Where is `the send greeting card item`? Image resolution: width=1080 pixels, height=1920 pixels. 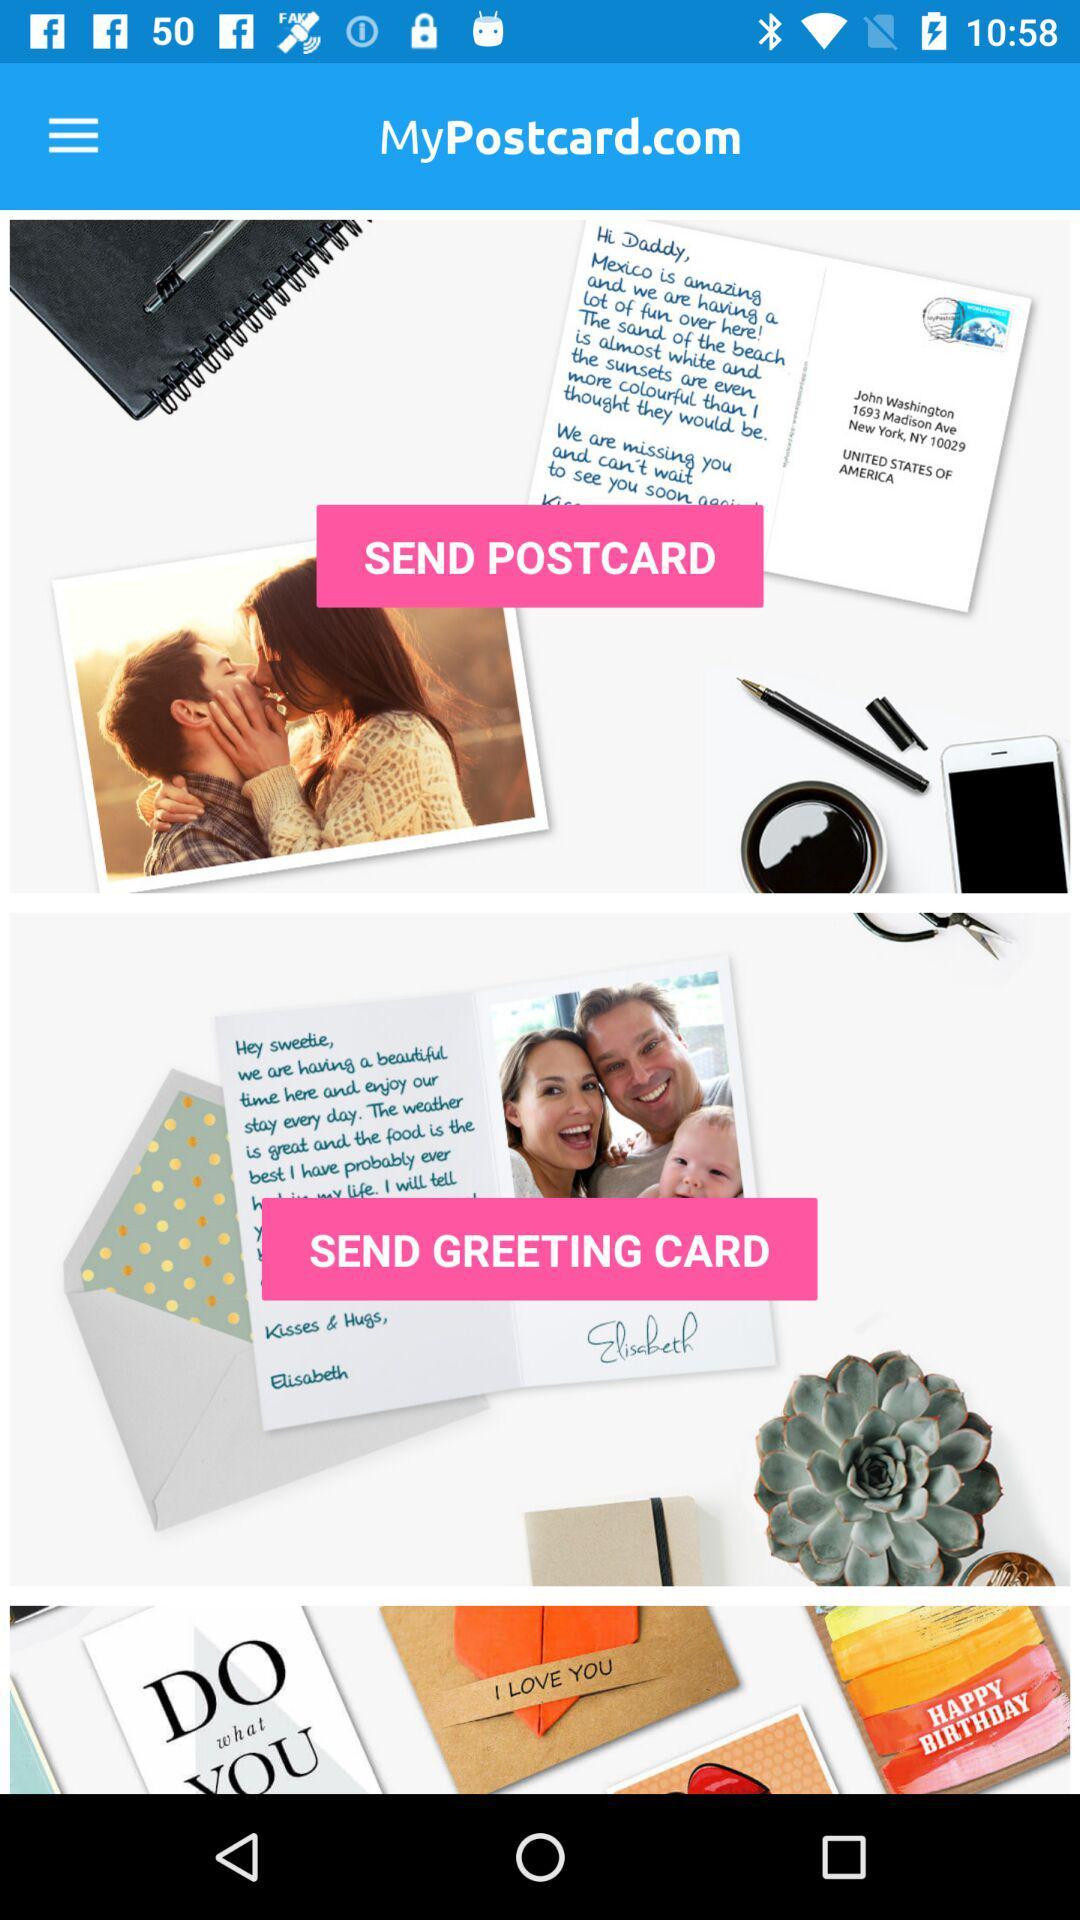 the send greeting card item is located at coordinates (538, 1248).